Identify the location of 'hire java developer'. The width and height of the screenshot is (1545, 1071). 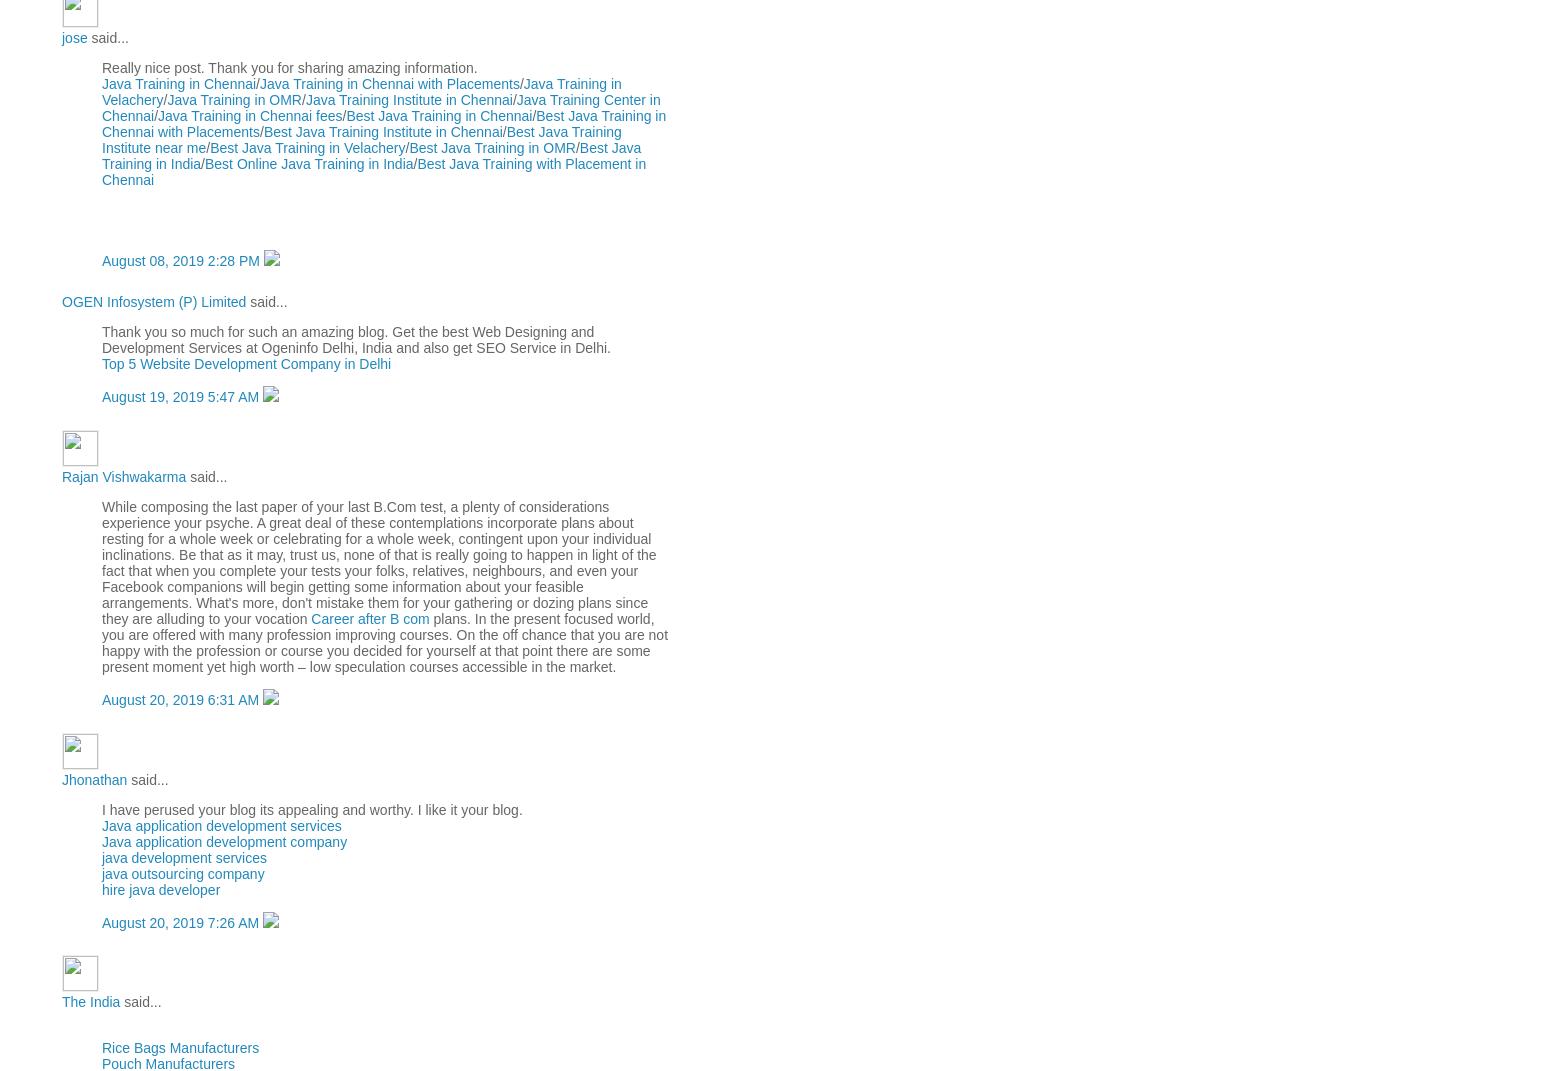
(100, 889).